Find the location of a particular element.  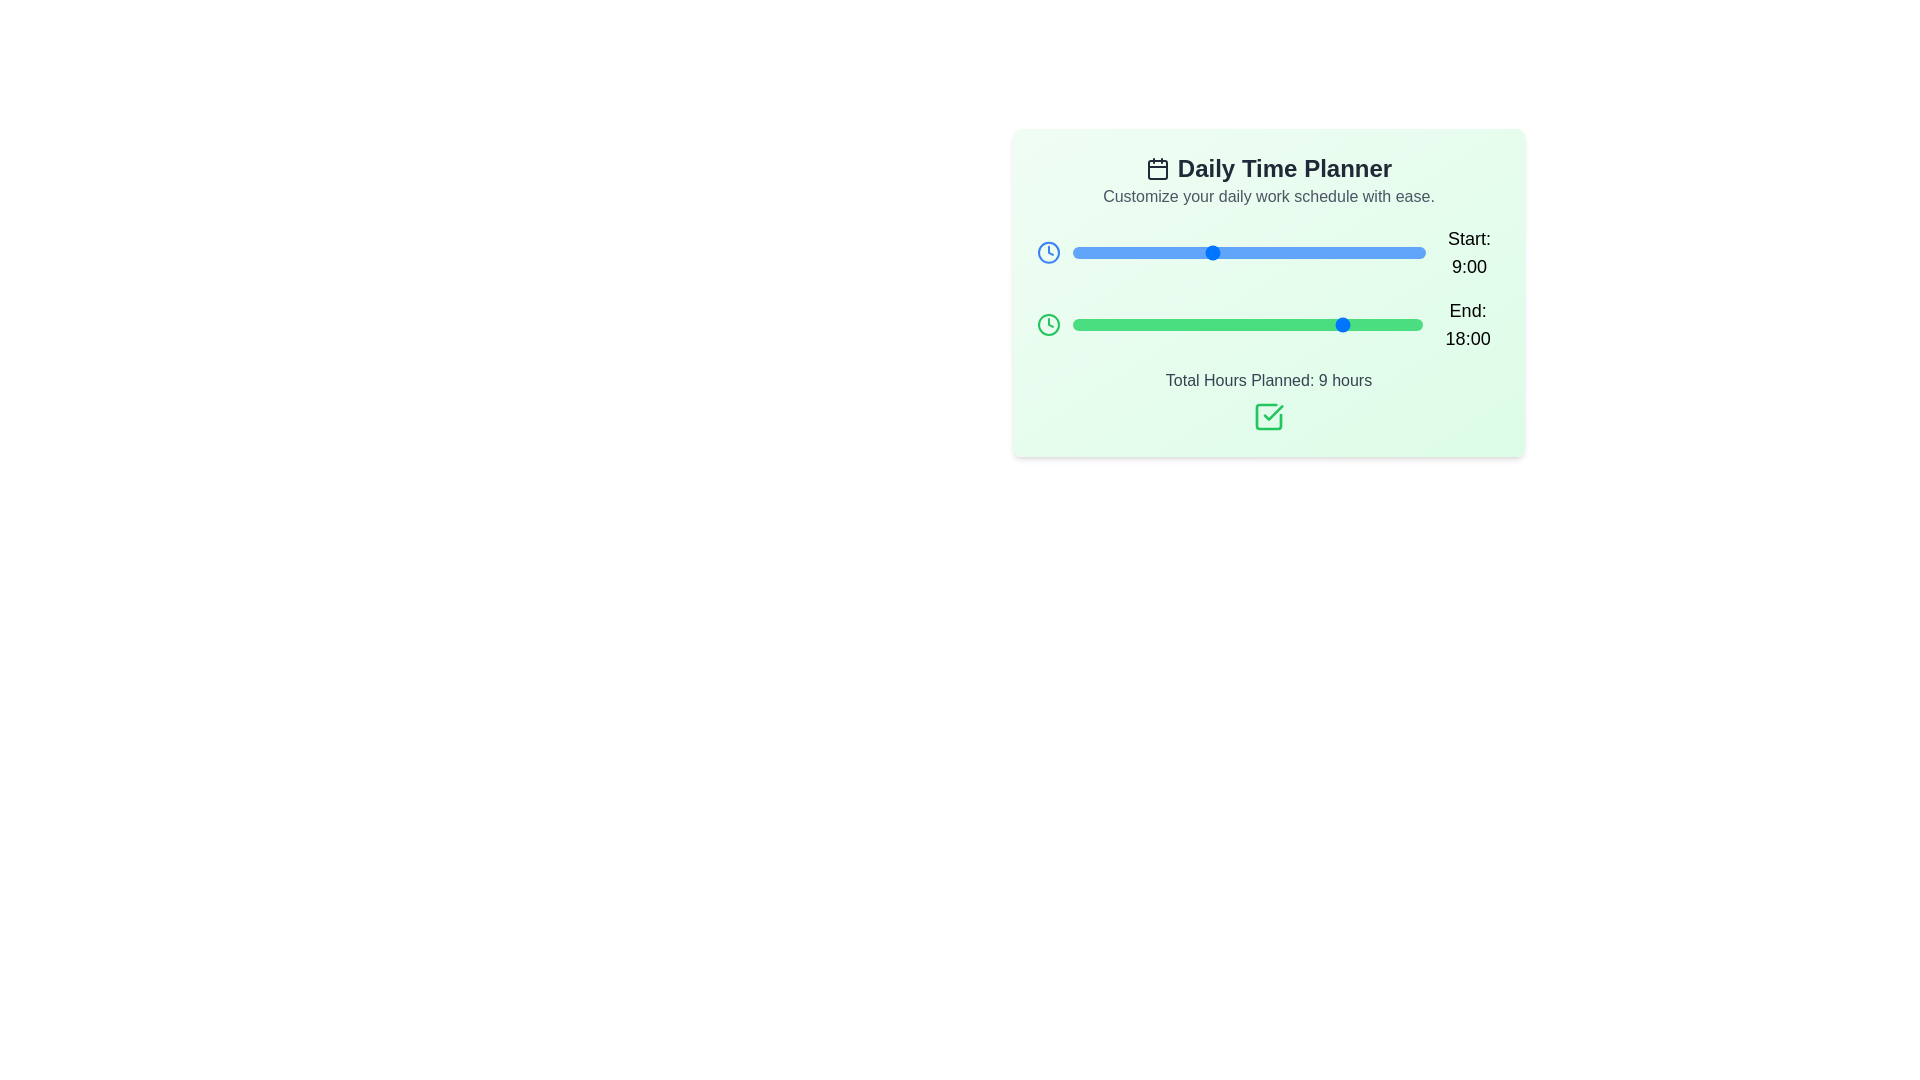

the 'End' slider to set the end time to 15:00 is located at coordinates (1301, 323).